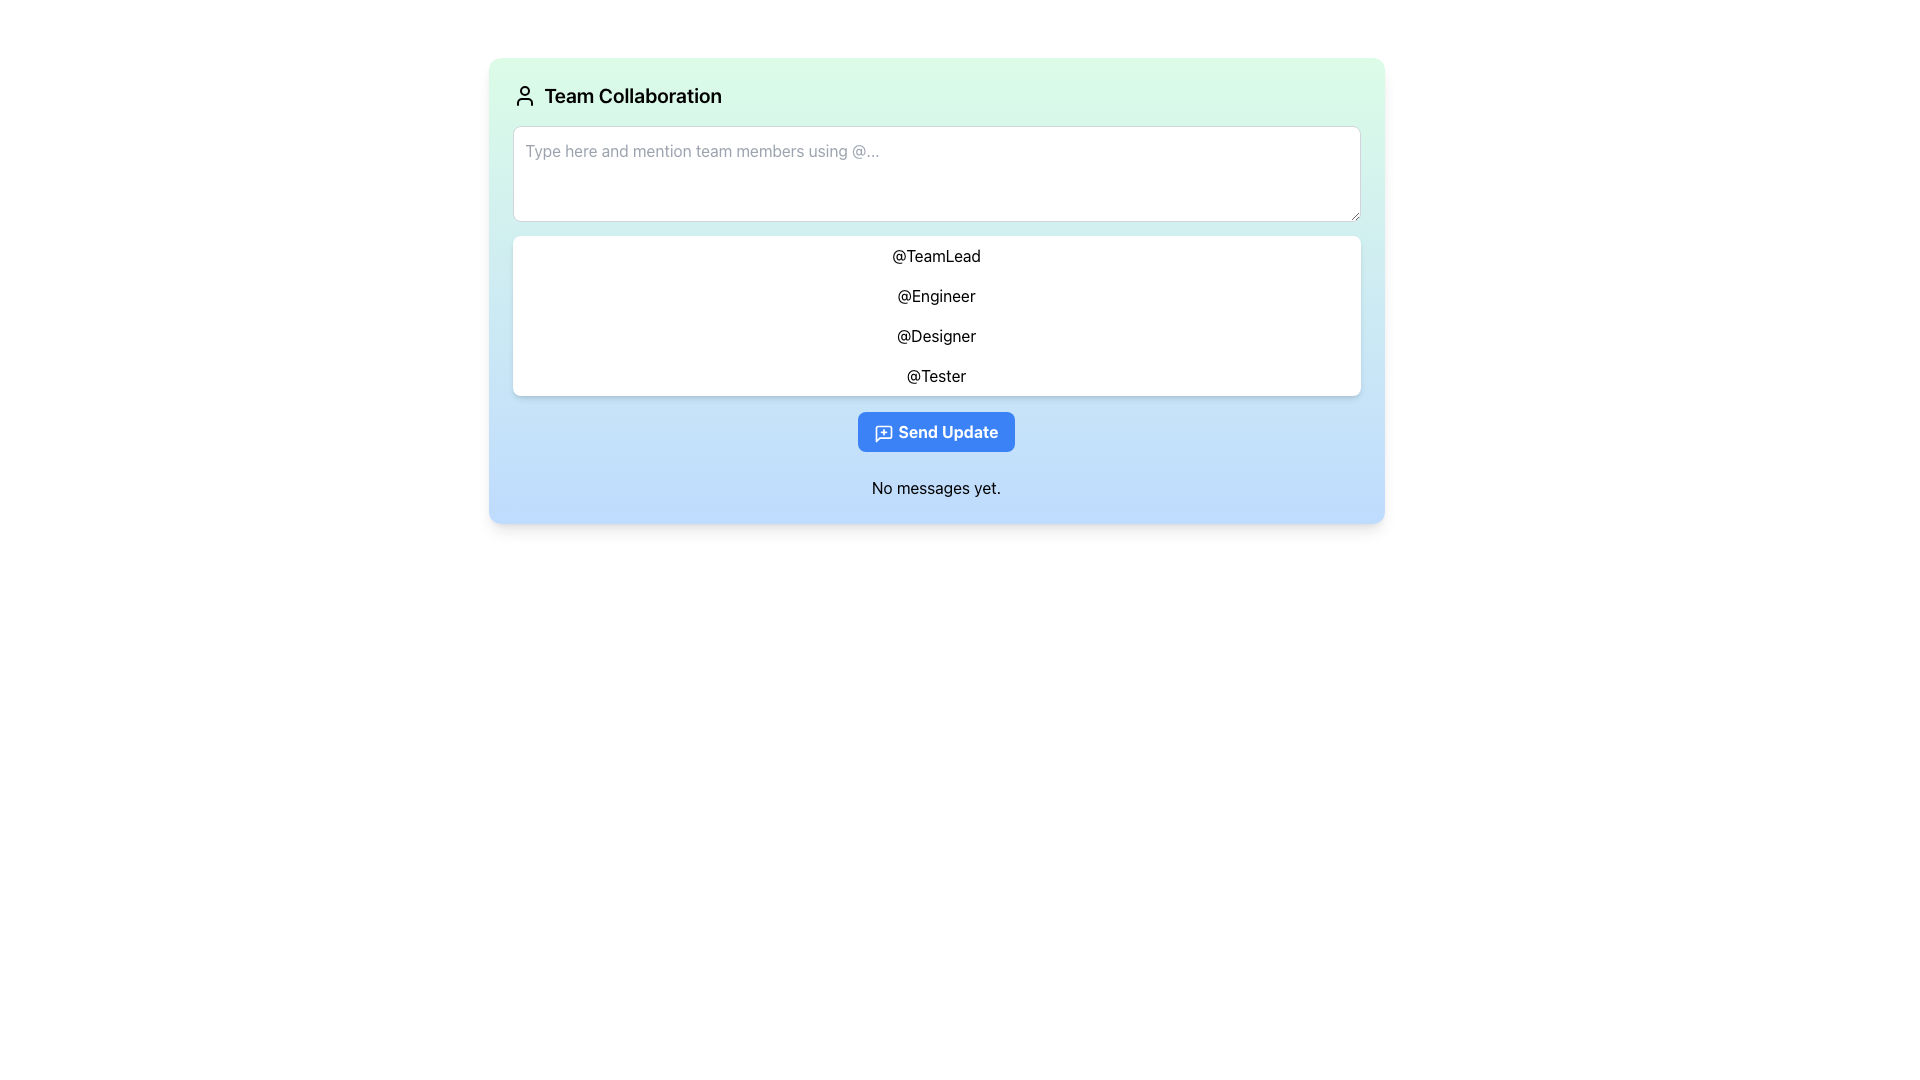 The width and height of the screenshot is (1920, 1080). Describe the element at coordinates (524, 96) in the screenshot. I see `the 'Team Collaboration' icon which visually represents the collaborative purpose of the section, located to the left of the text 'Team Collaboration'` at that location.